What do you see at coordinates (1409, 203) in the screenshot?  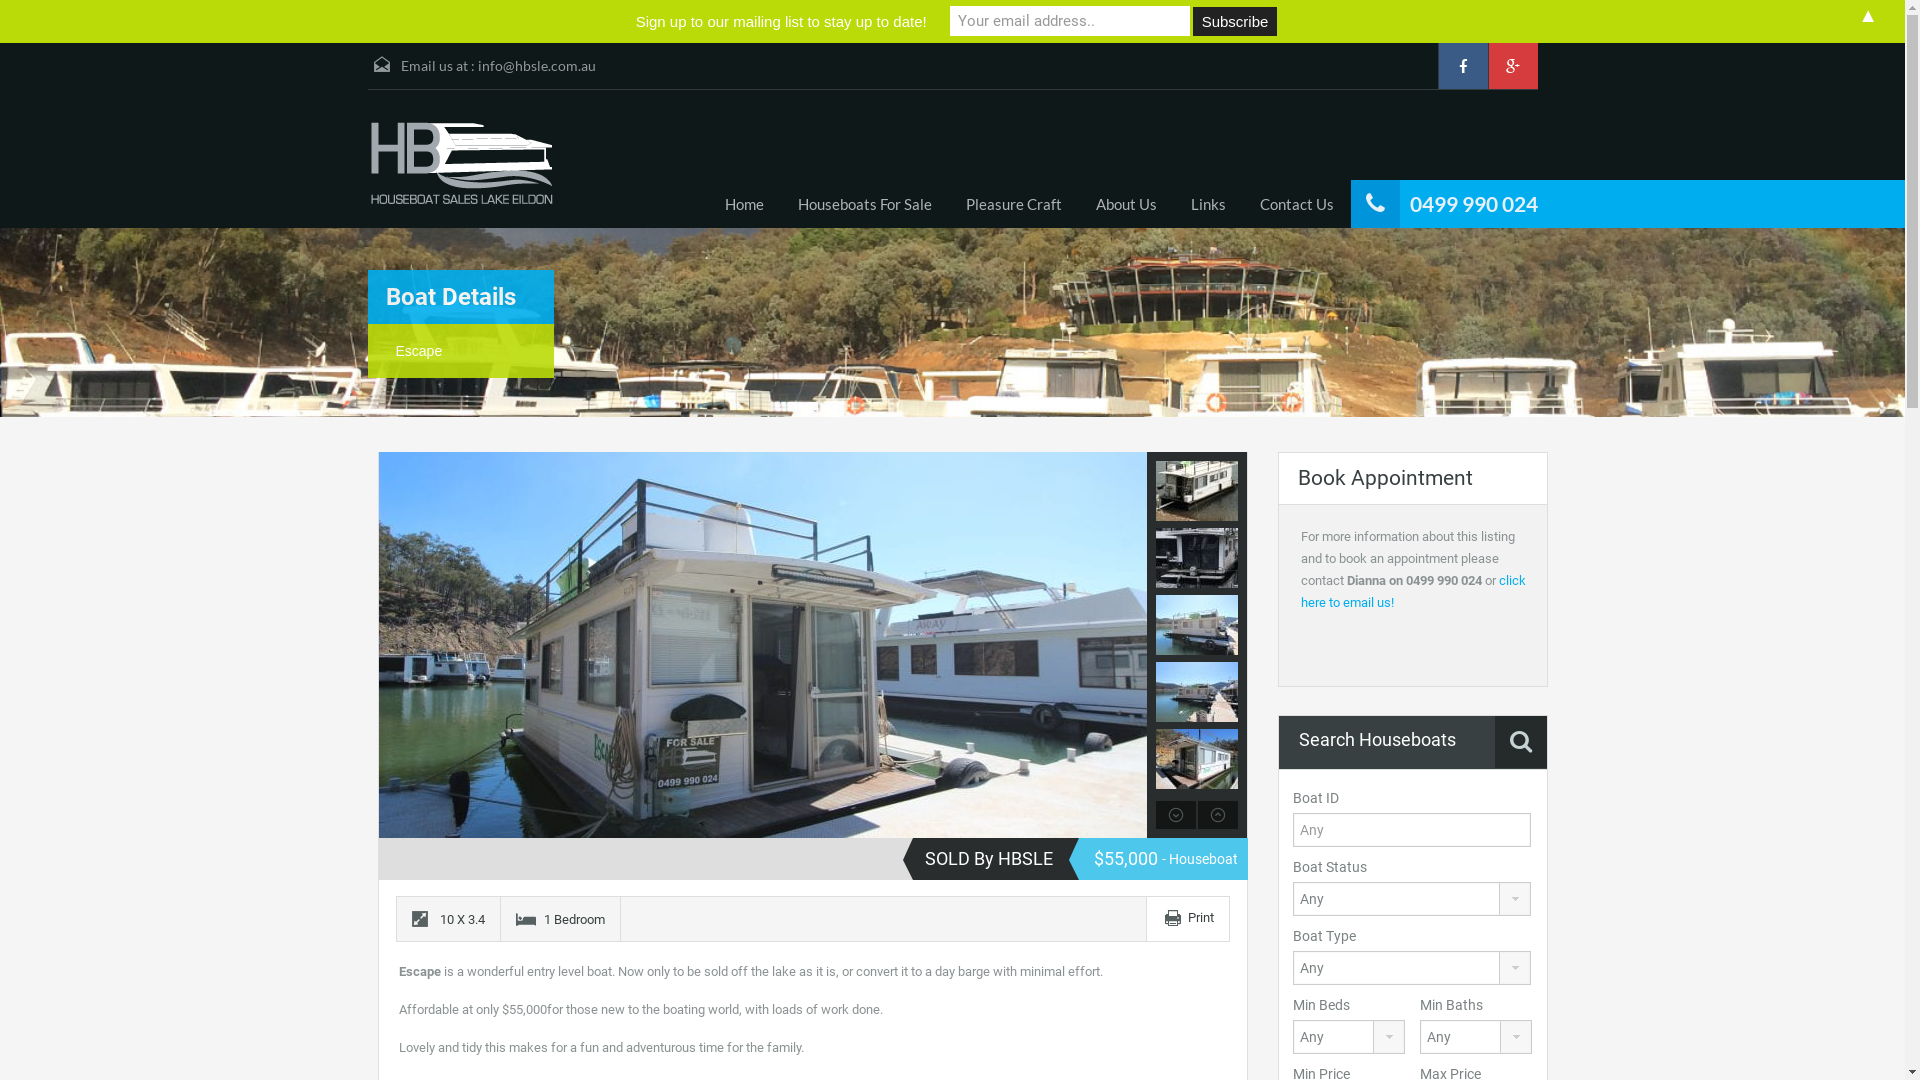 I see `'0499 990 024'` at bounding box center [1409, 203].